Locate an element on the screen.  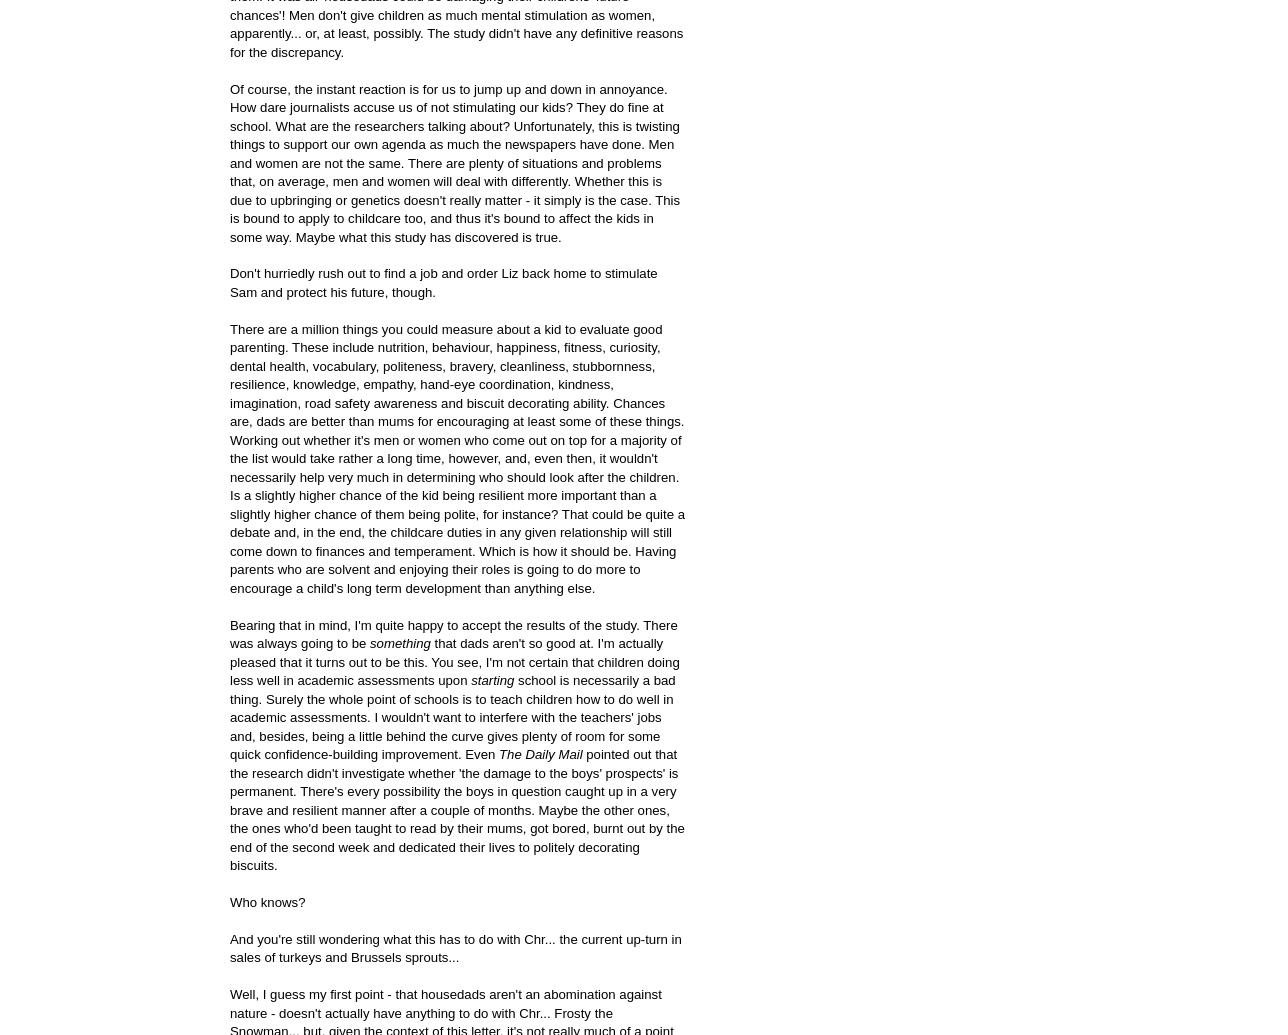
'school is necessarily a bad thing. Surely the whole point of schools is to teach children how to do well in academic assessments. I wouldn't want to interfere with the teachers' jobs and, besides, being a little behind the curve gives plenty of room for some quick confidence-building improvement. Even' is located at coordinates (230, 716).